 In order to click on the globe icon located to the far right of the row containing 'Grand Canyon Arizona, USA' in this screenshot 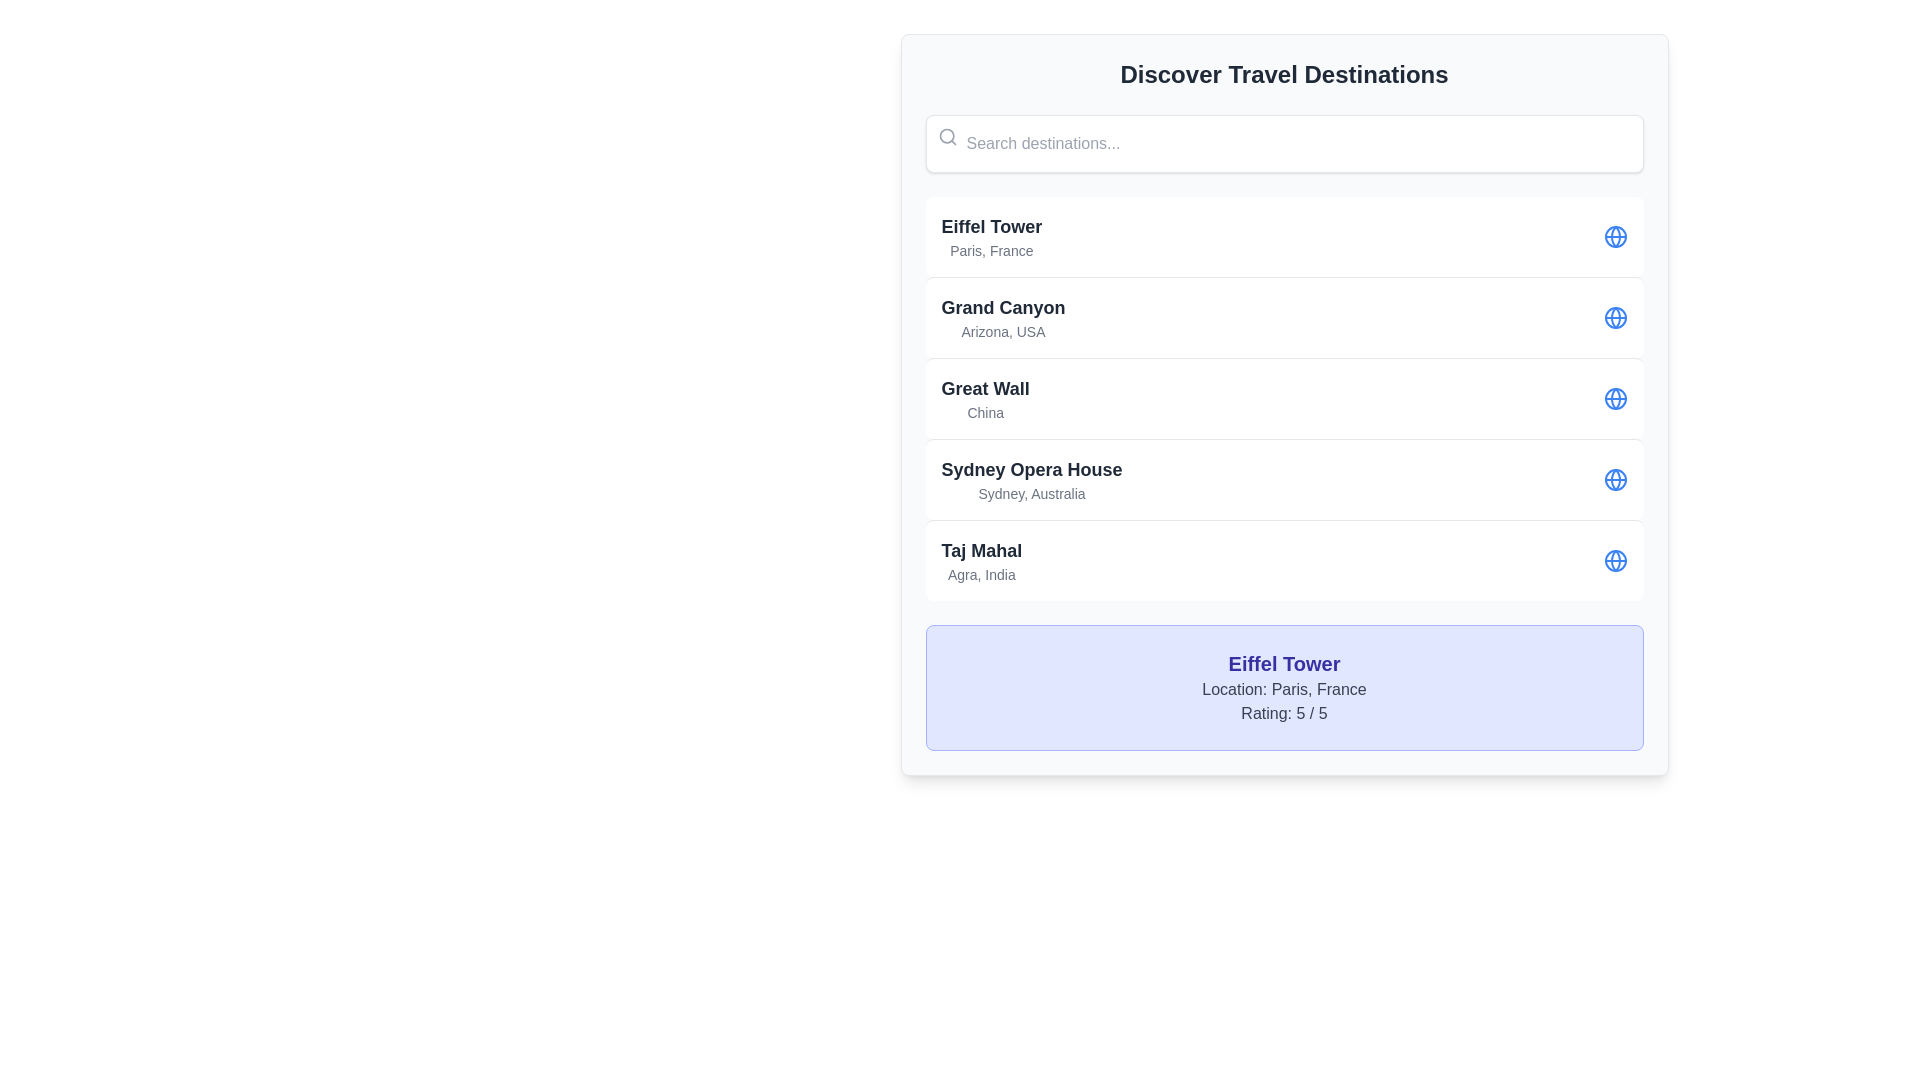, I will do `click(1615, 316)`.